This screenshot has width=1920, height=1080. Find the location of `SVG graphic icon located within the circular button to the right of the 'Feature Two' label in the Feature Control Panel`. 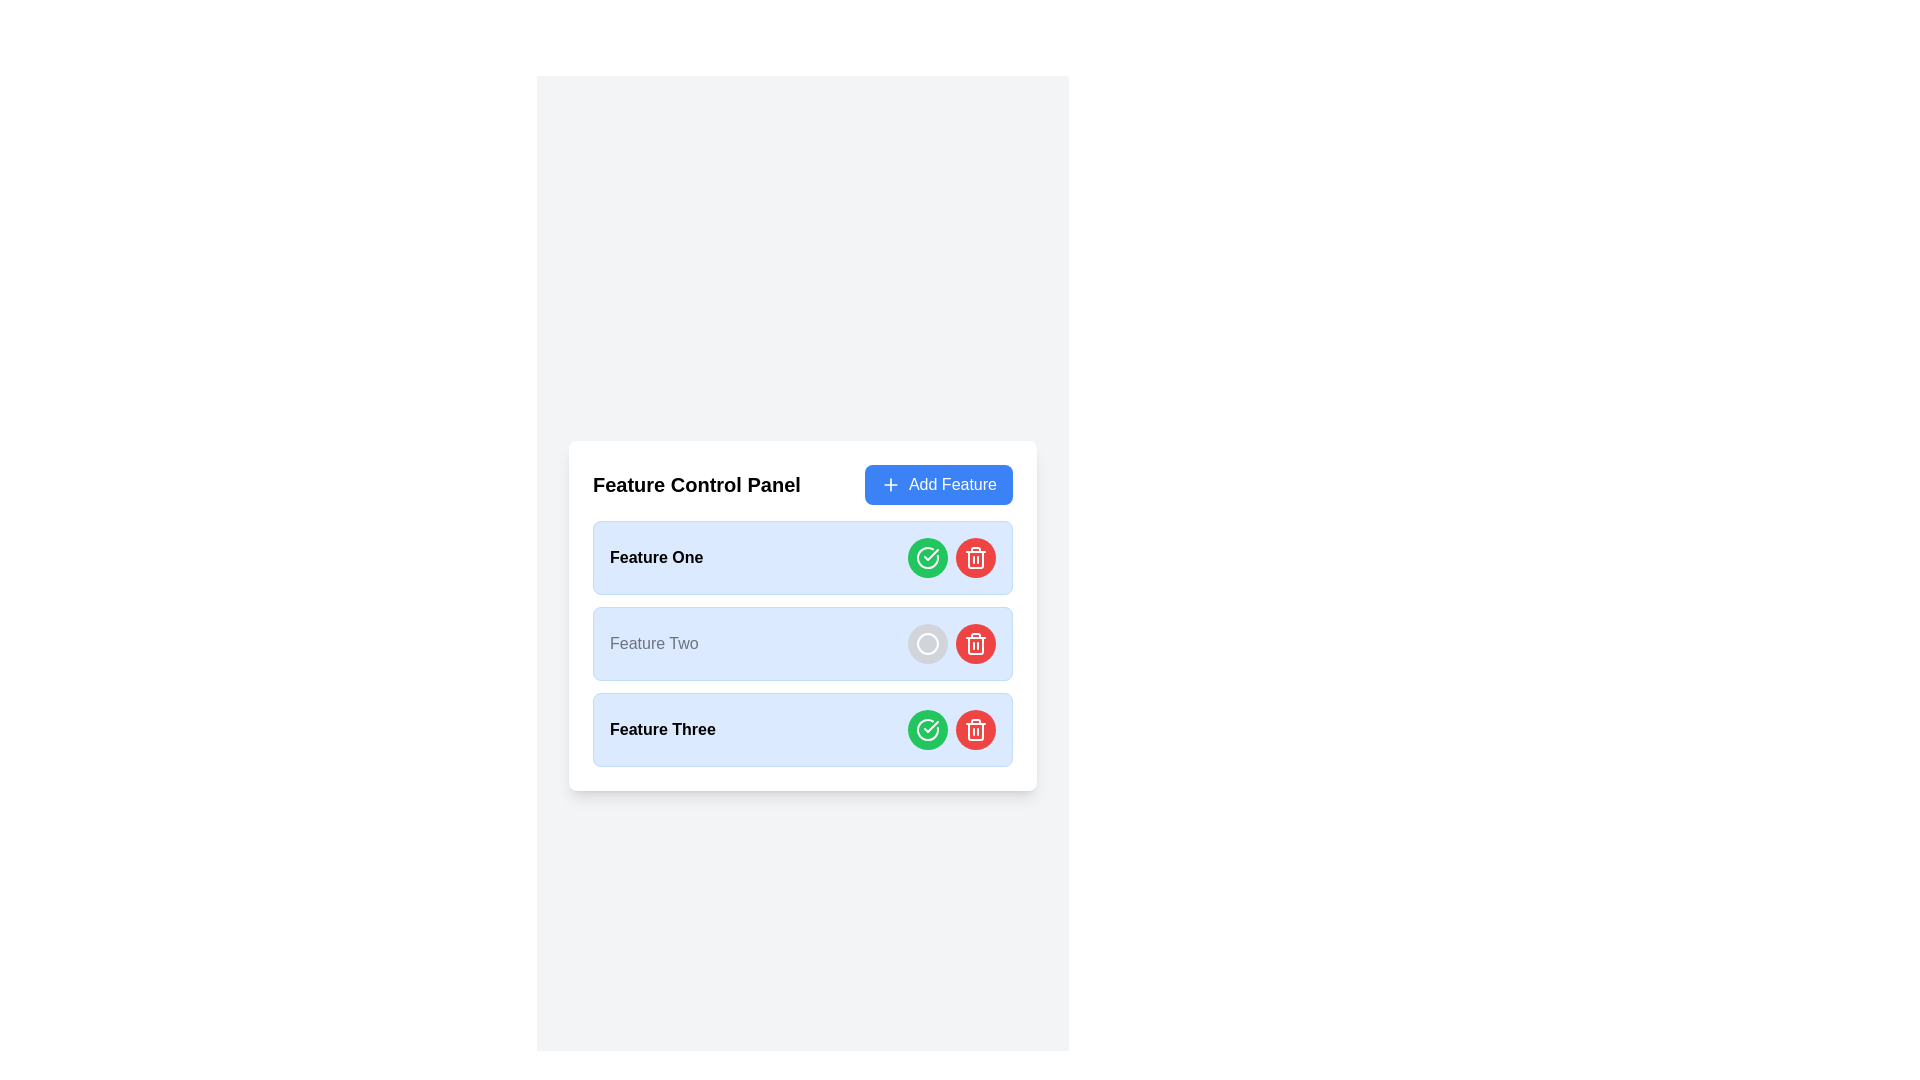

SVG graphic icon located within the circular button to the right of the 'Feature Two' label in the Feature Control Panel is located at coordinates (926, 644).